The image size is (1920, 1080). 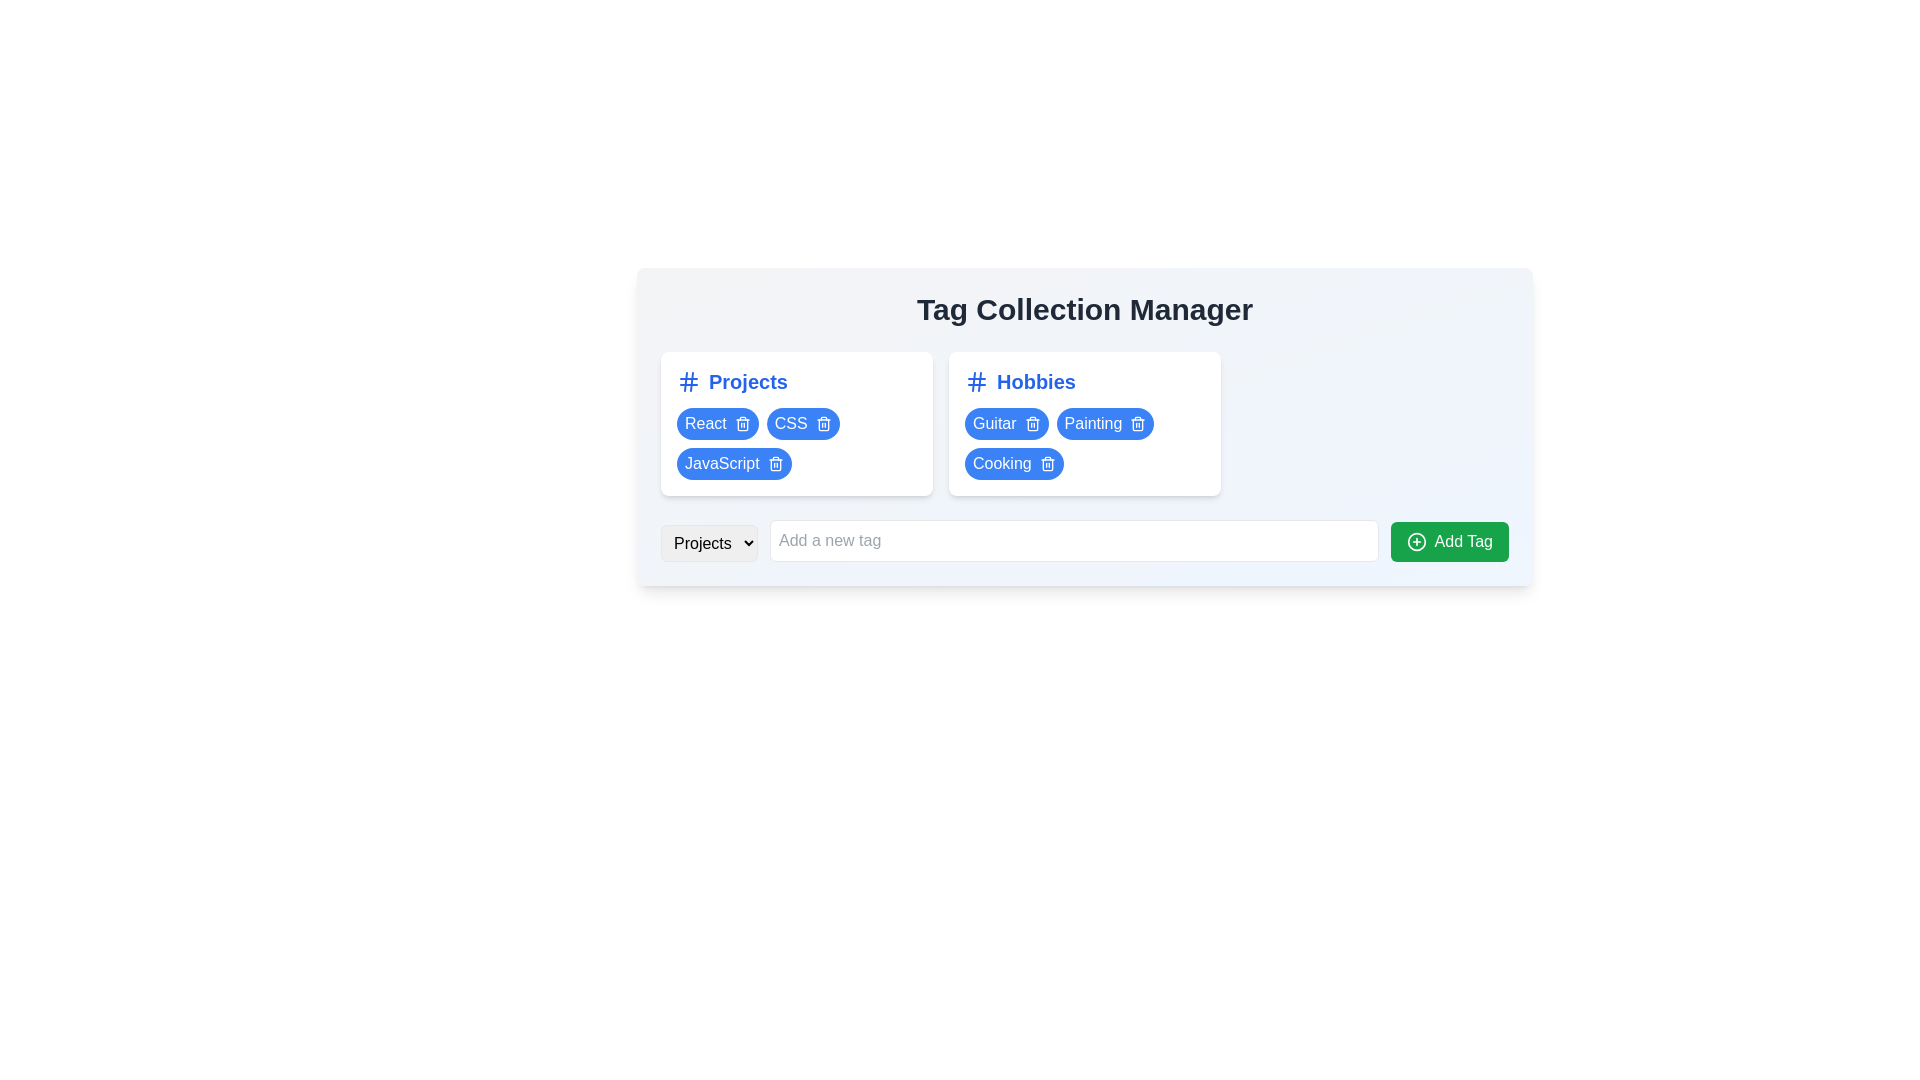 What do you see at coordinates (1104, 423) in the screenshot?
I see `the blue pill-shaped button labeled 'Painting' with a delete icon` at bounding box center [1104, 423].